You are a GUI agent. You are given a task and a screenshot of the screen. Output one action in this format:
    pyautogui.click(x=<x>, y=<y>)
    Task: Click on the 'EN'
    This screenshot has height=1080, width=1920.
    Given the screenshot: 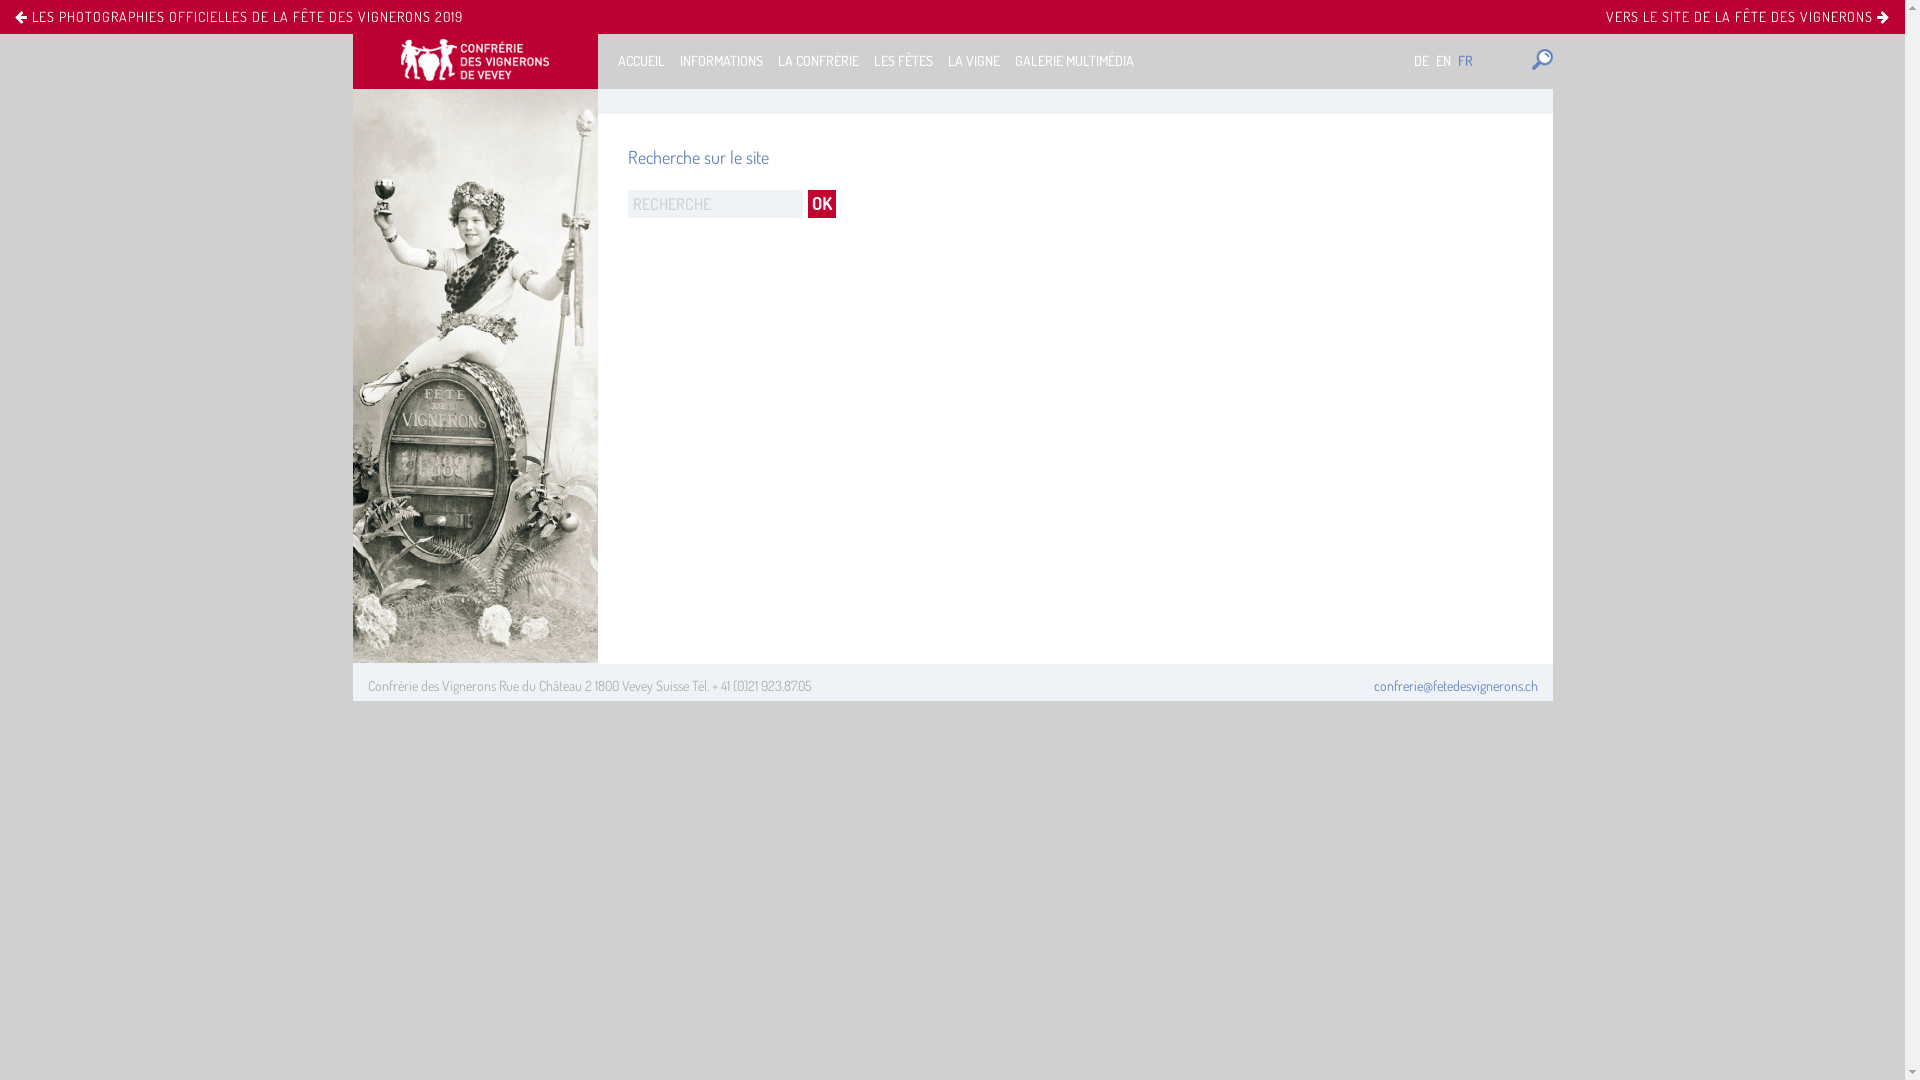 What is the action you would take?
    pyautogui.click(x=1443, y=59)
    